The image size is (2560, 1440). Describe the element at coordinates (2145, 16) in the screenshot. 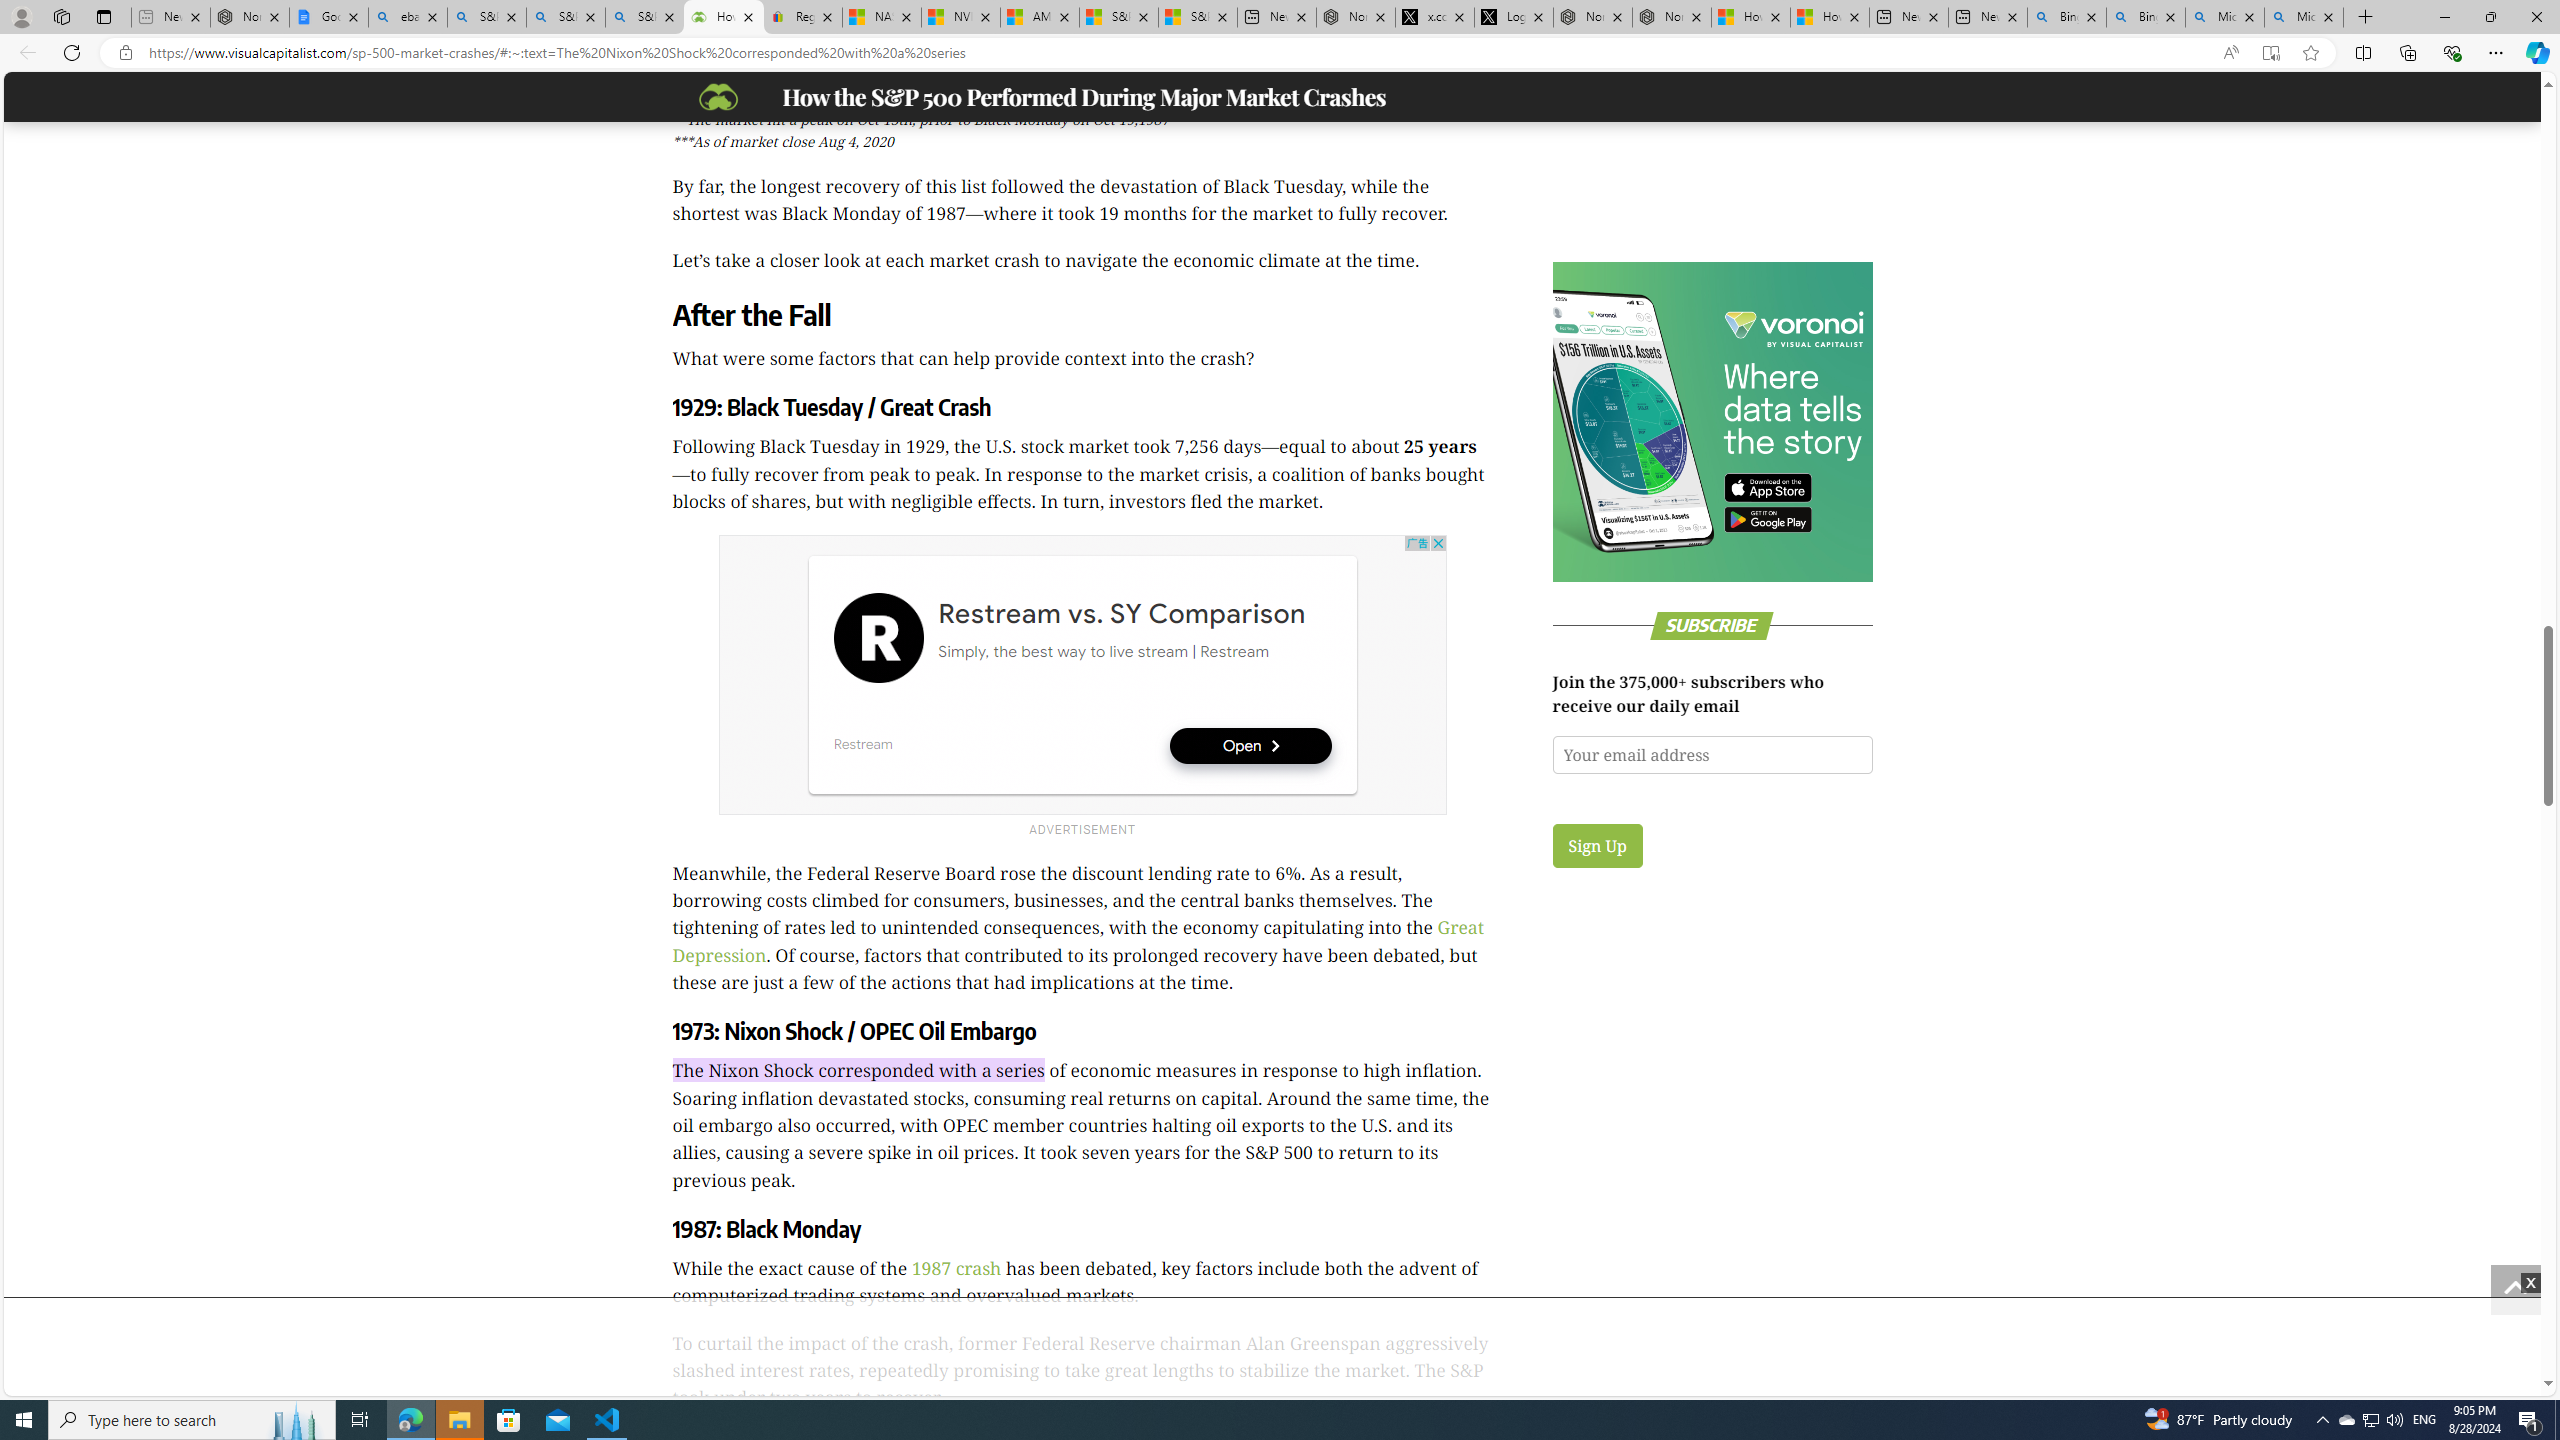

I see `'Bing AI - Search'` at that location.